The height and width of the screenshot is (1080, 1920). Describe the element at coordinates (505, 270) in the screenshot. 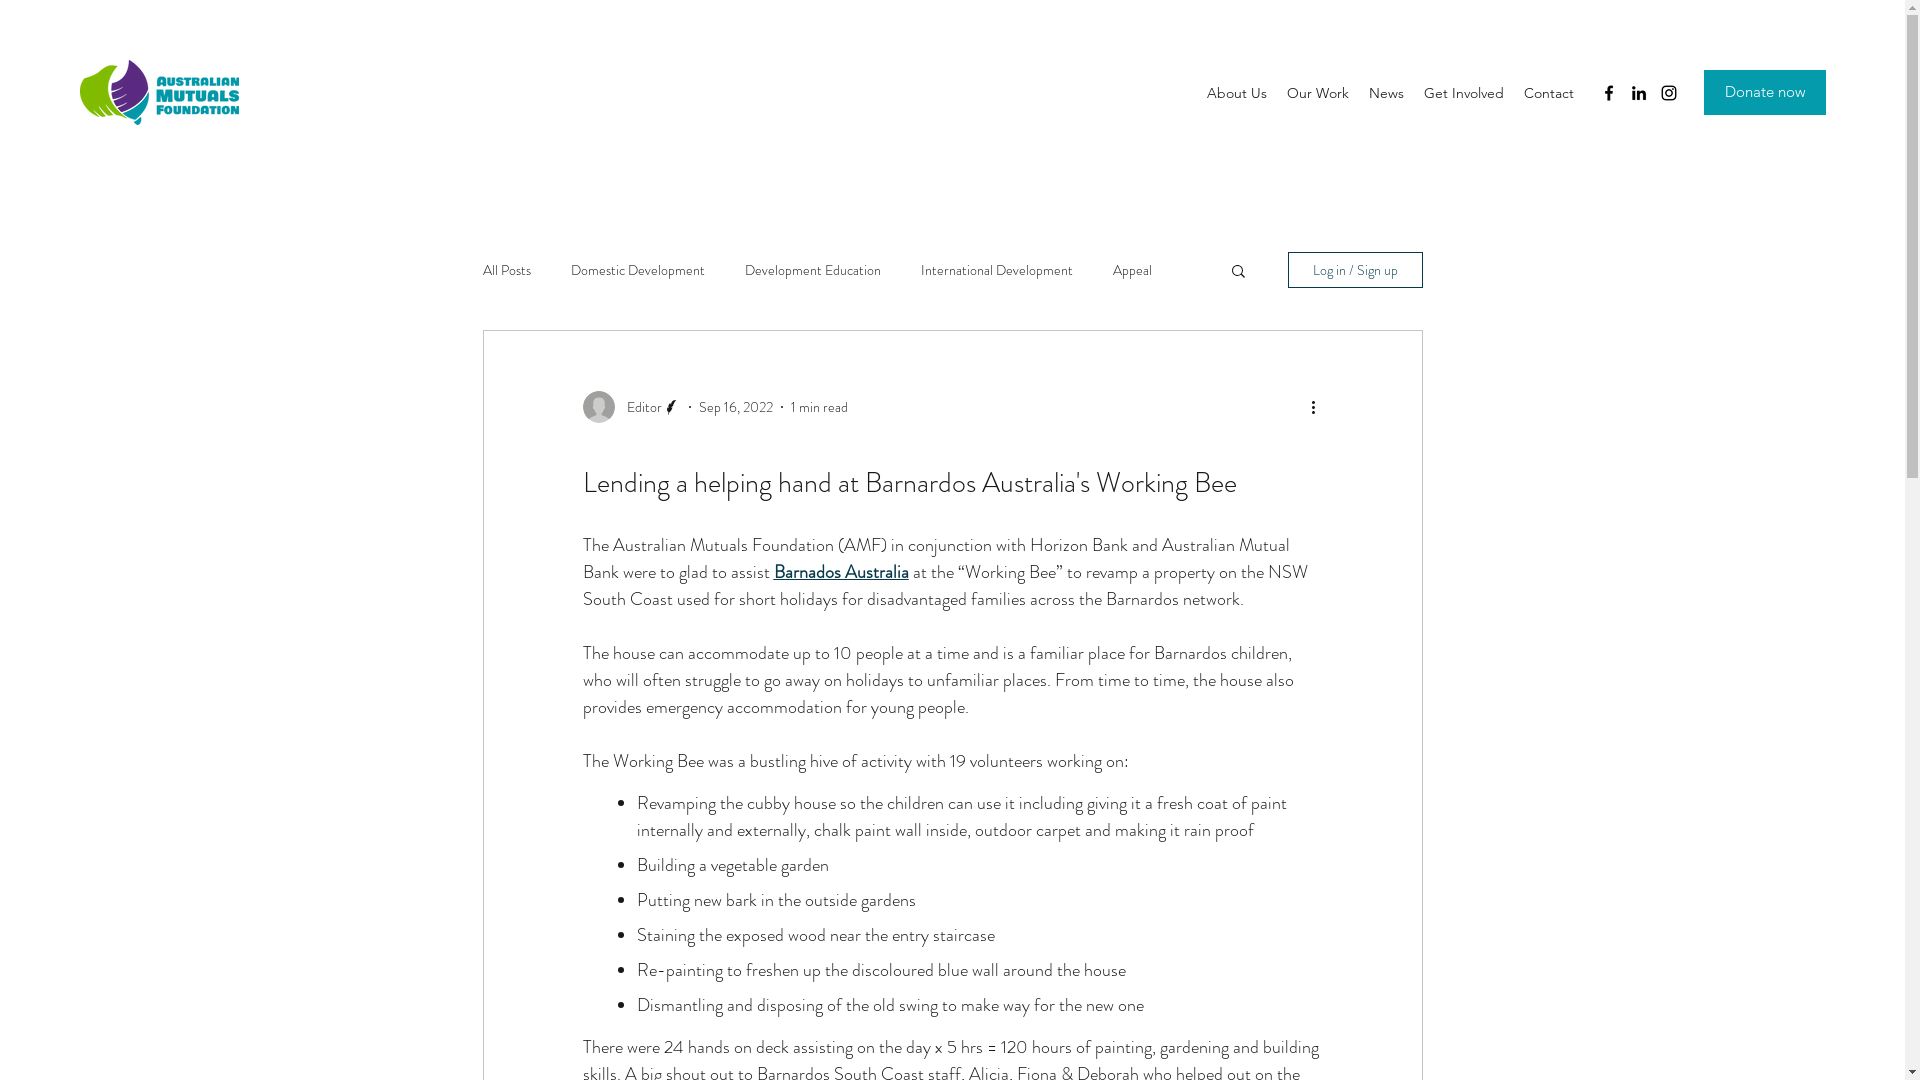

I see `'All Posts'` at that location.